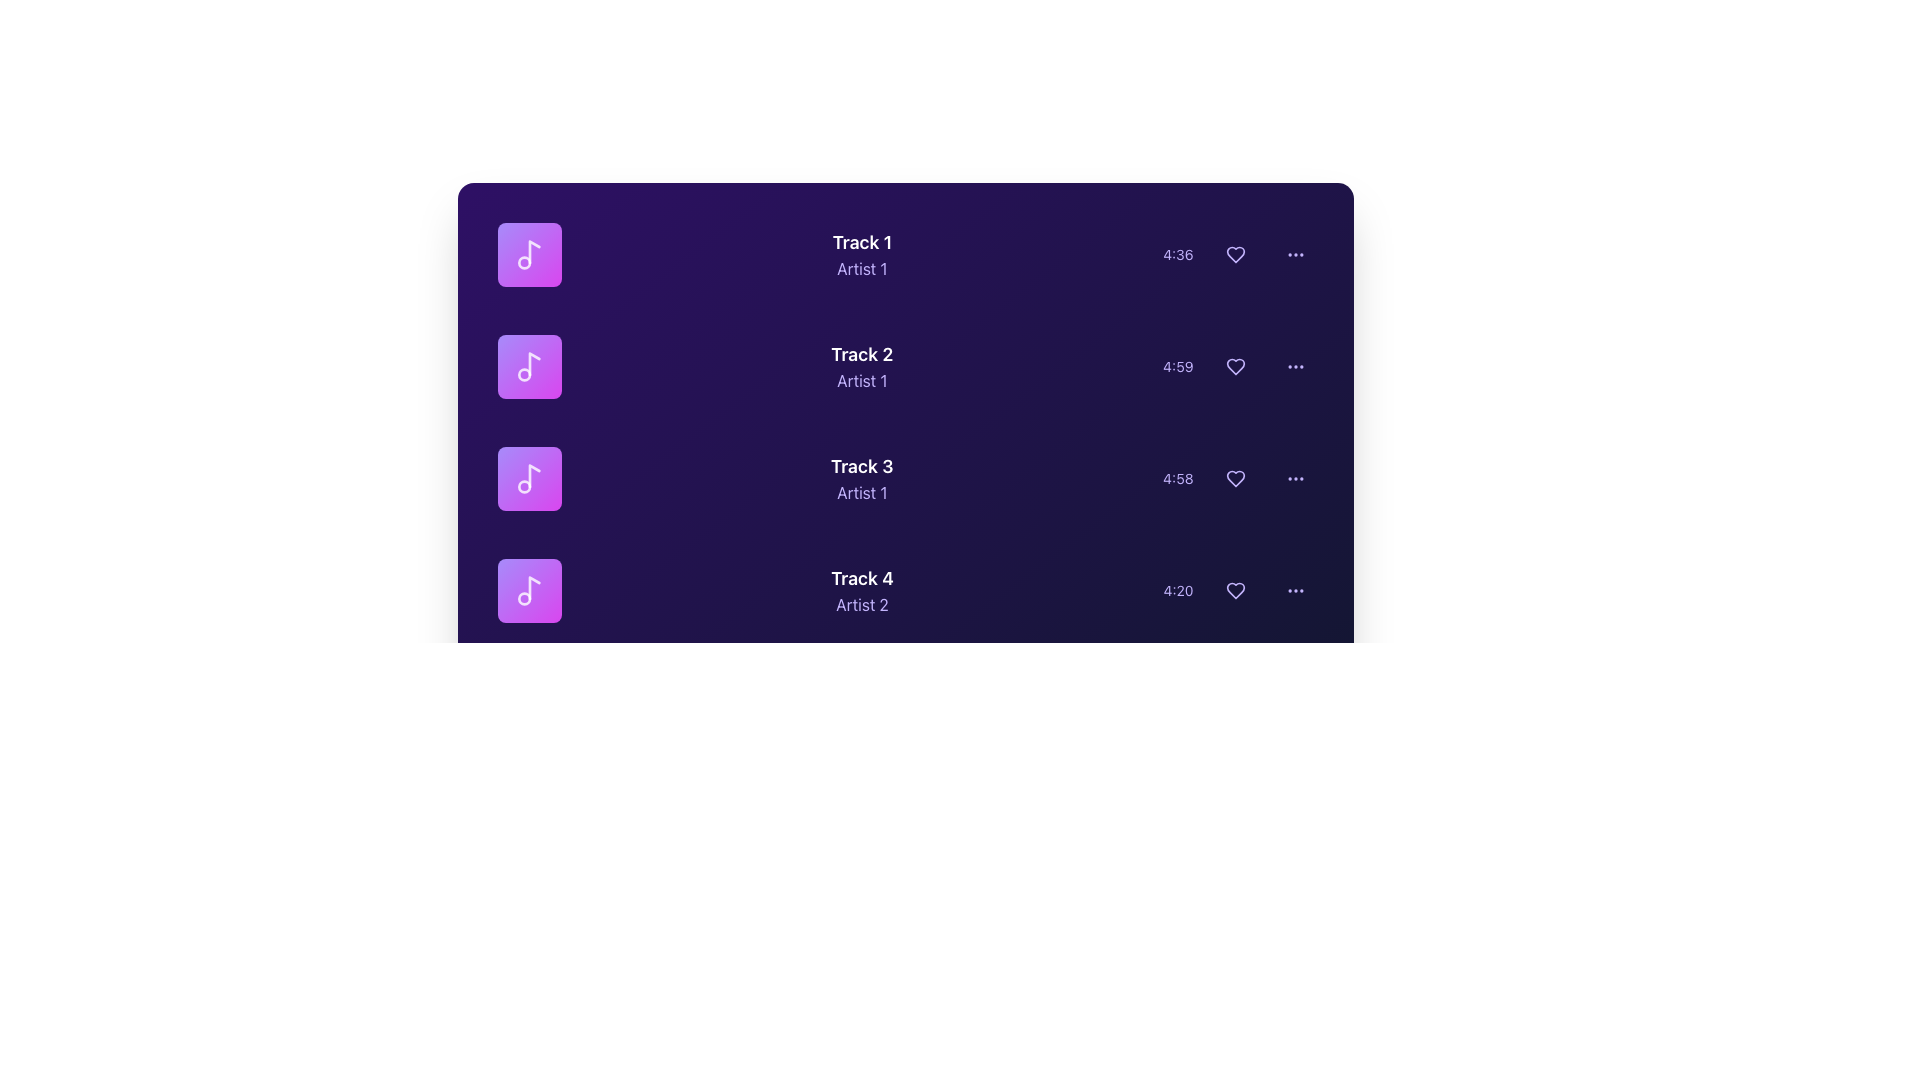 This screenshot has height=1080, width=1920. Describe the element at coordinates (904, 478) in the screenshot. I see `the List item representing the music track 'Track 3'` at that location.